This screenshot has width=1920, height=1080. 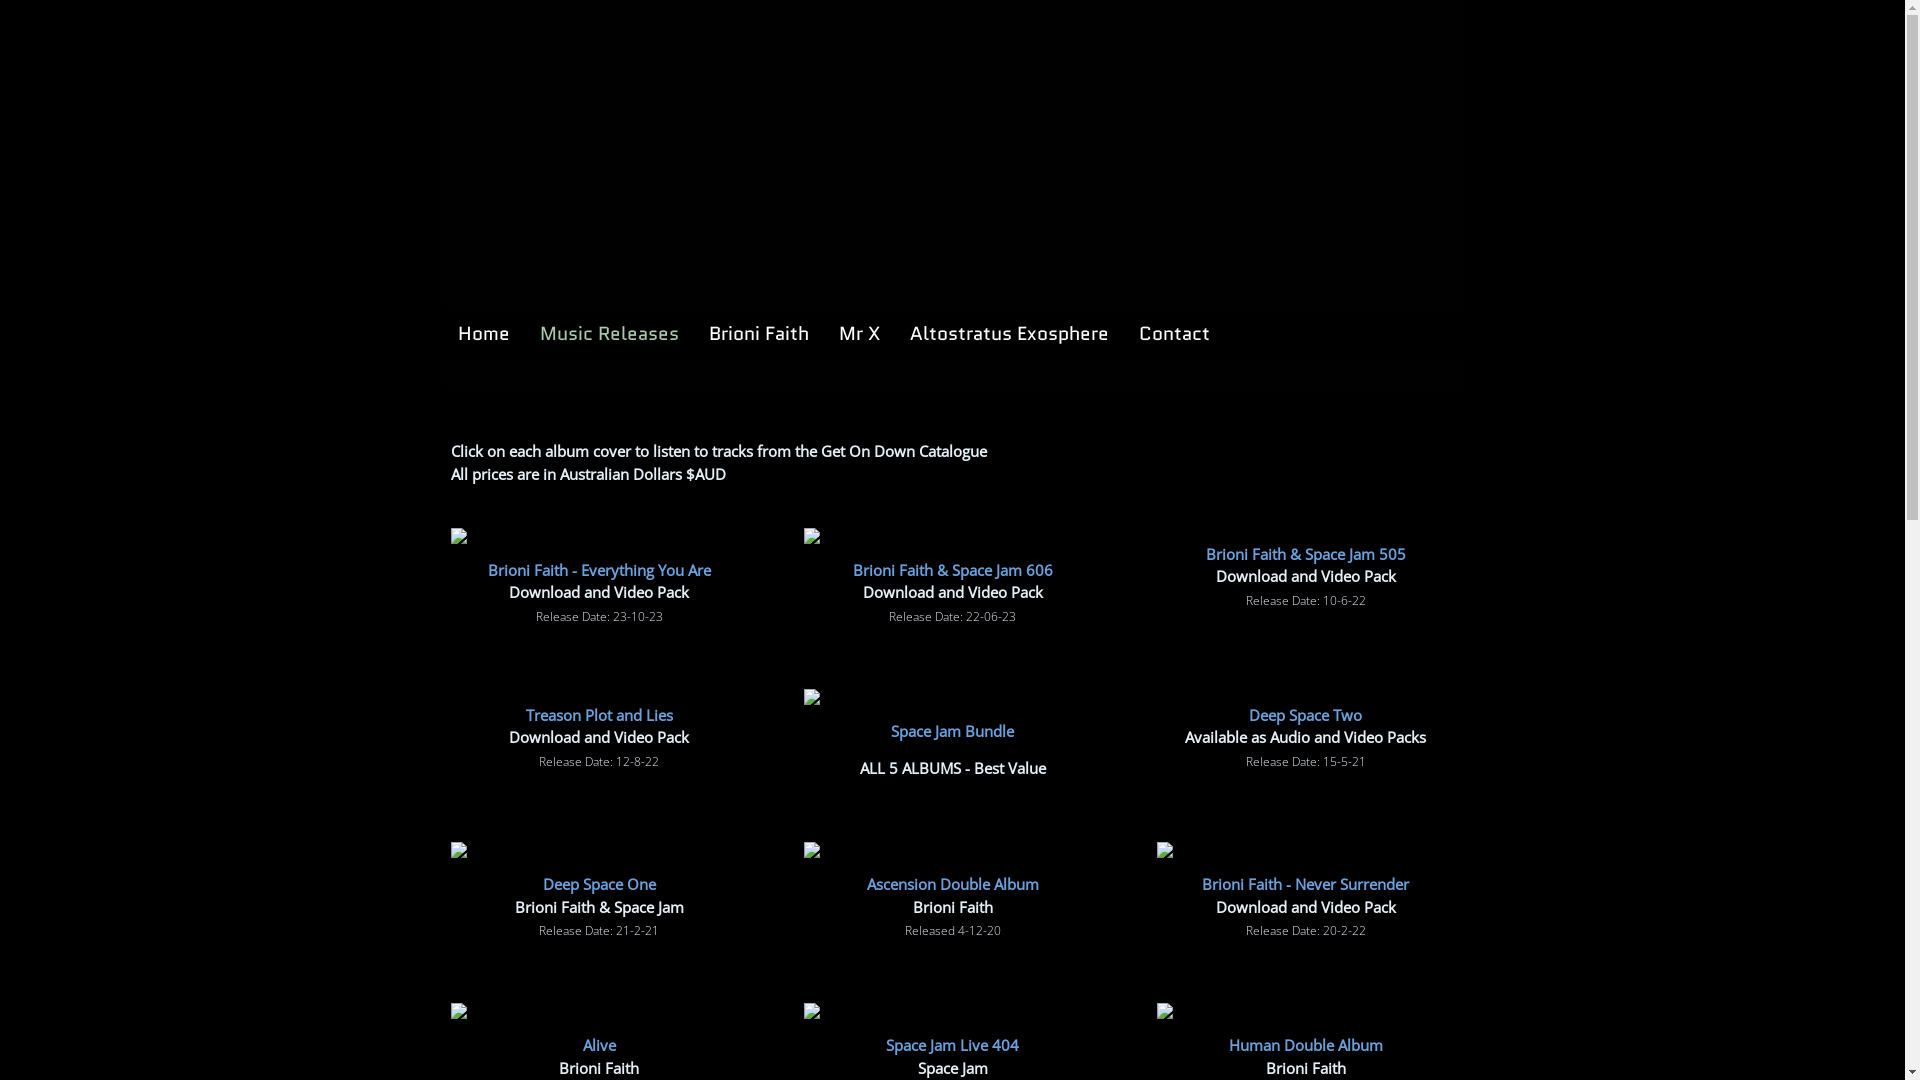 I want to click on 'Space Jam Bundle', so click(x=951, y=729).